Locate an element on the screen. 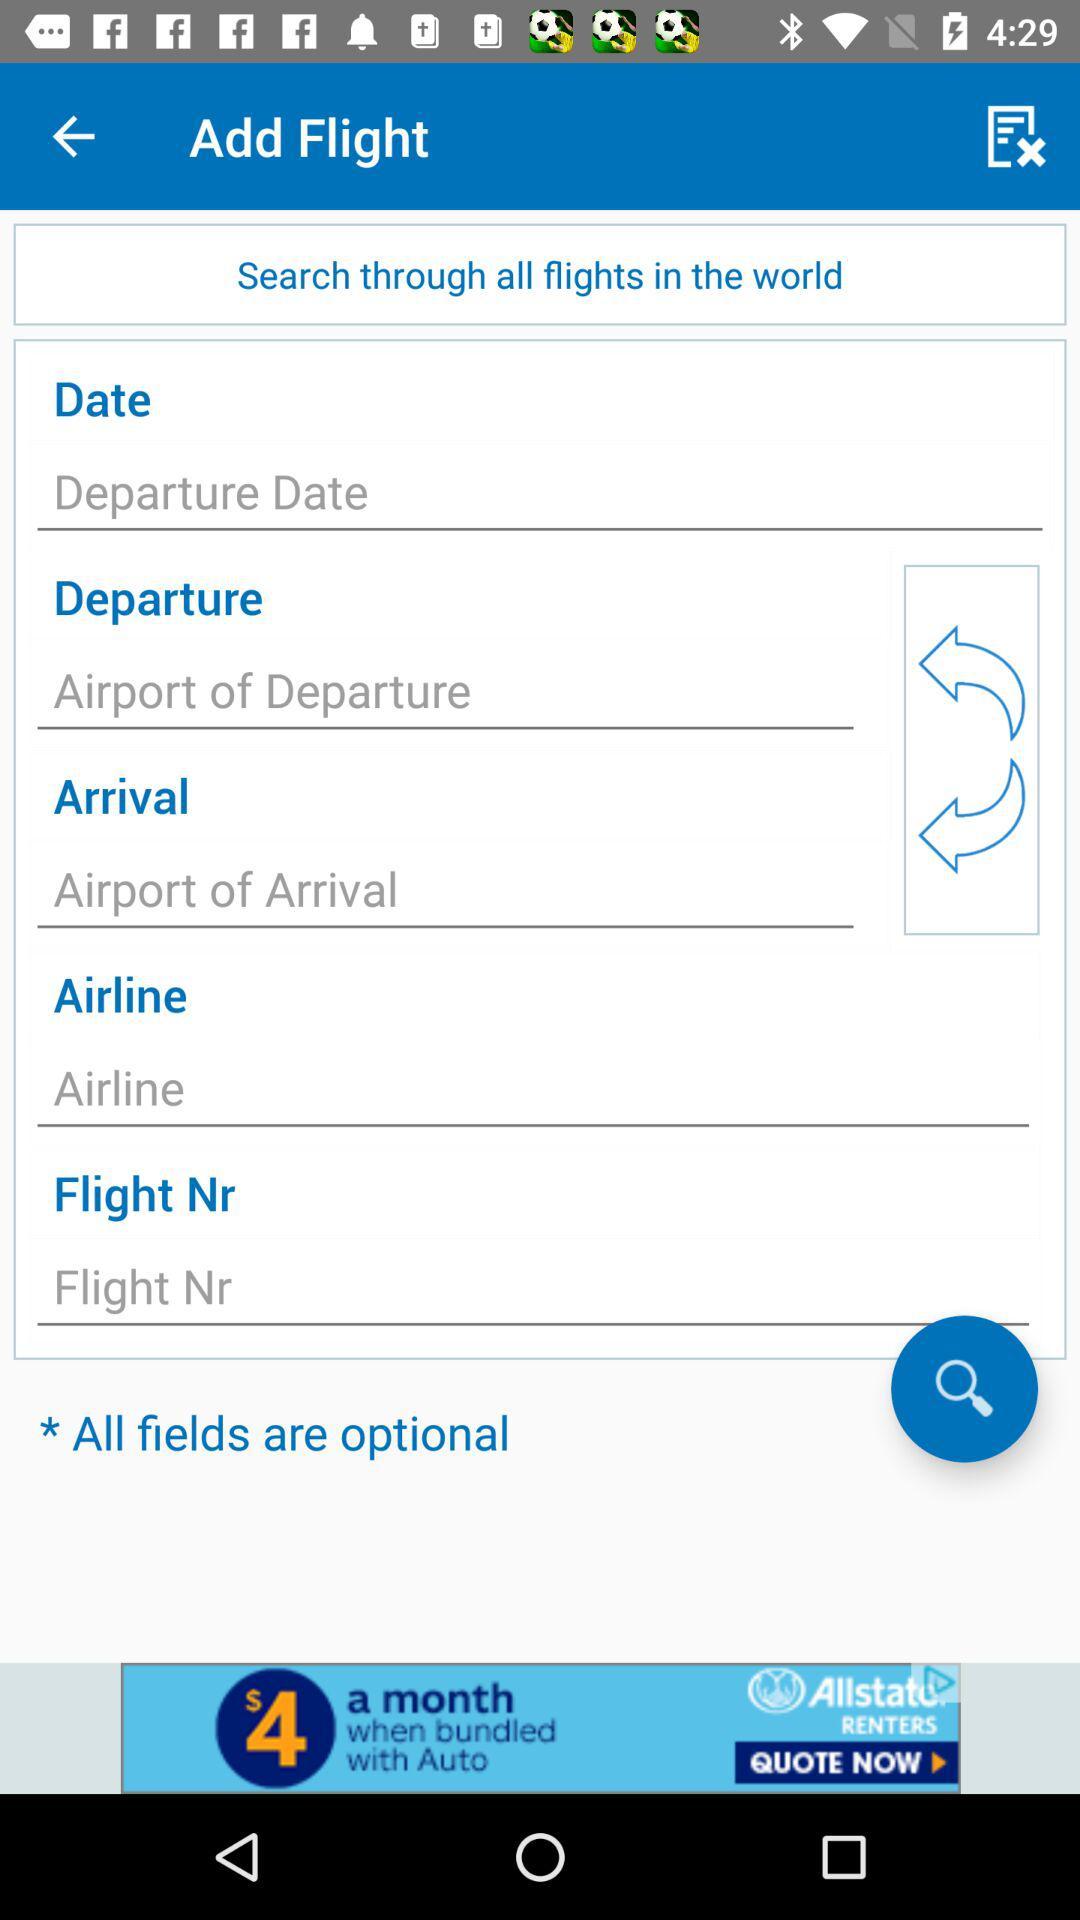 The height and width of the screenshot is (1920, 1080). advertisement is located at coordinates (540, 1727).